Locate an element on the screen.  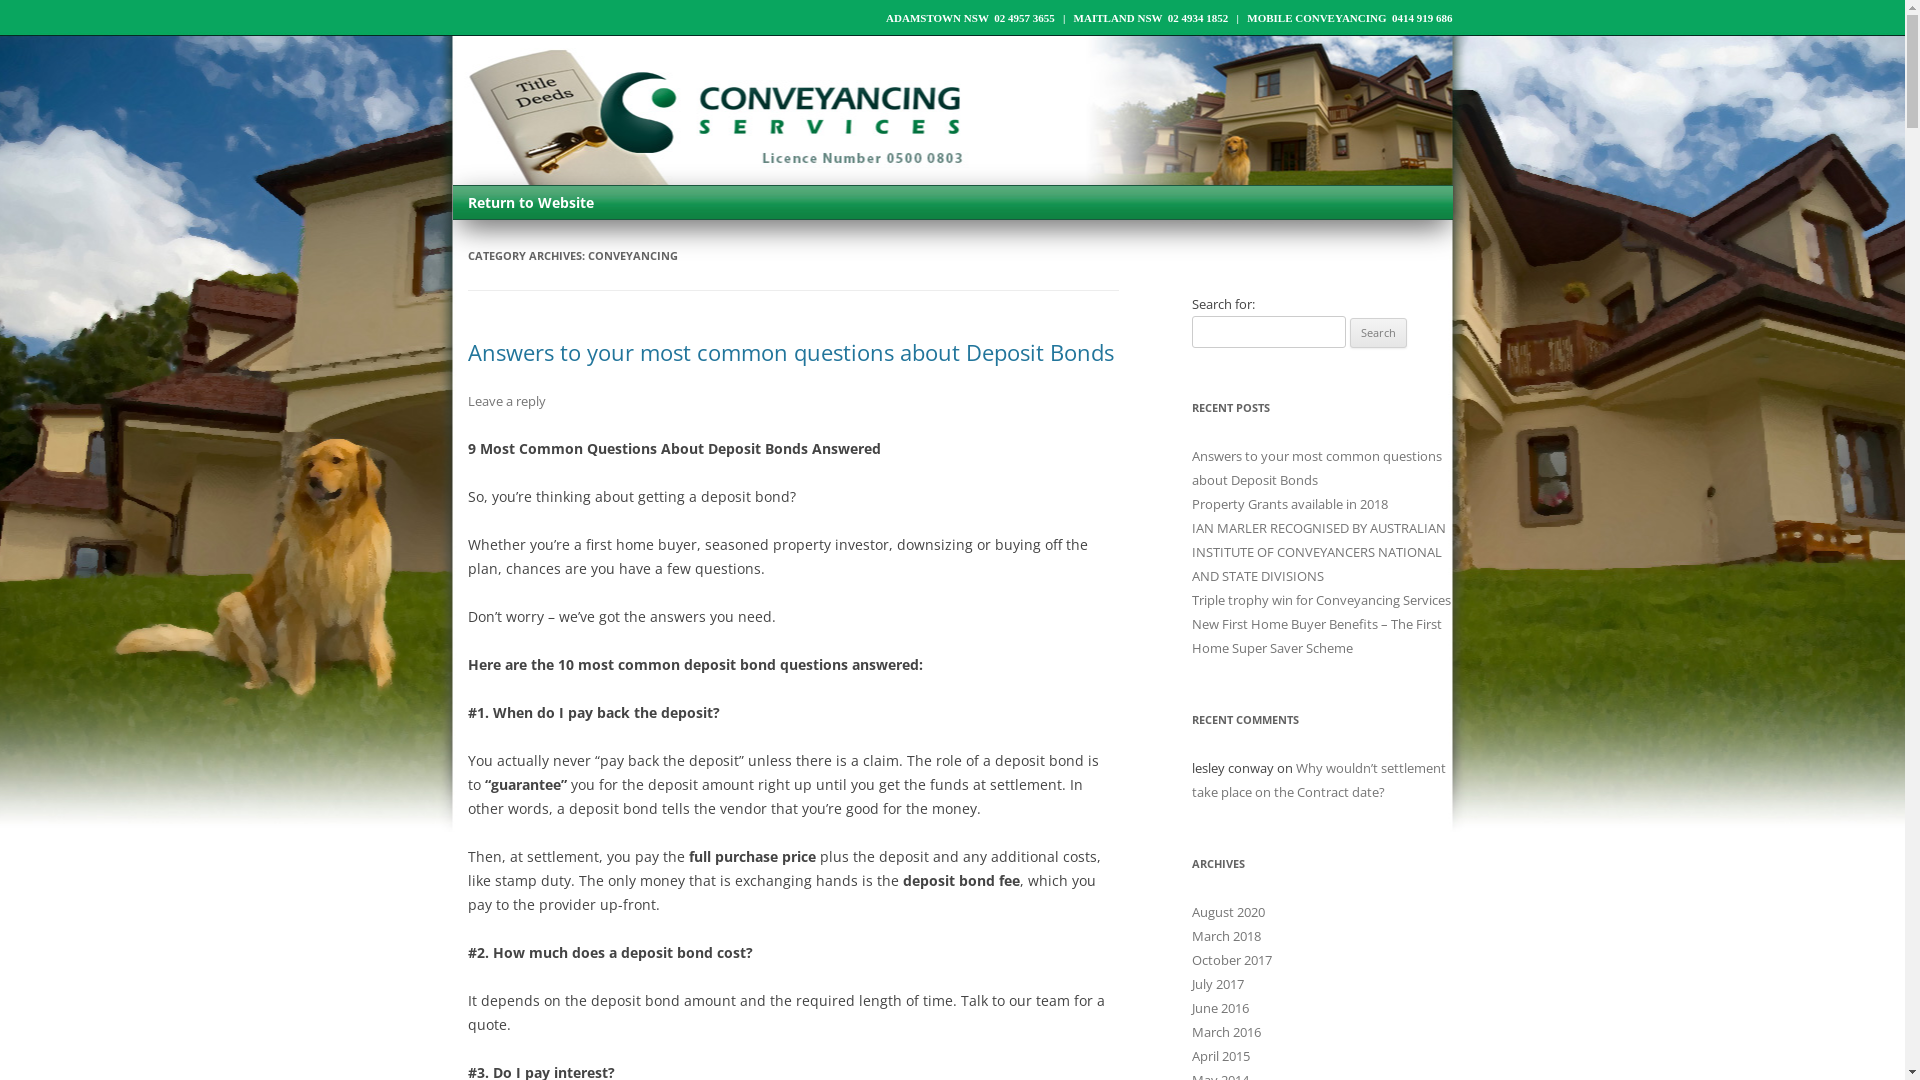
'Triple trophy win for Conveyancing Services' is located at coordinates (1321, 599).